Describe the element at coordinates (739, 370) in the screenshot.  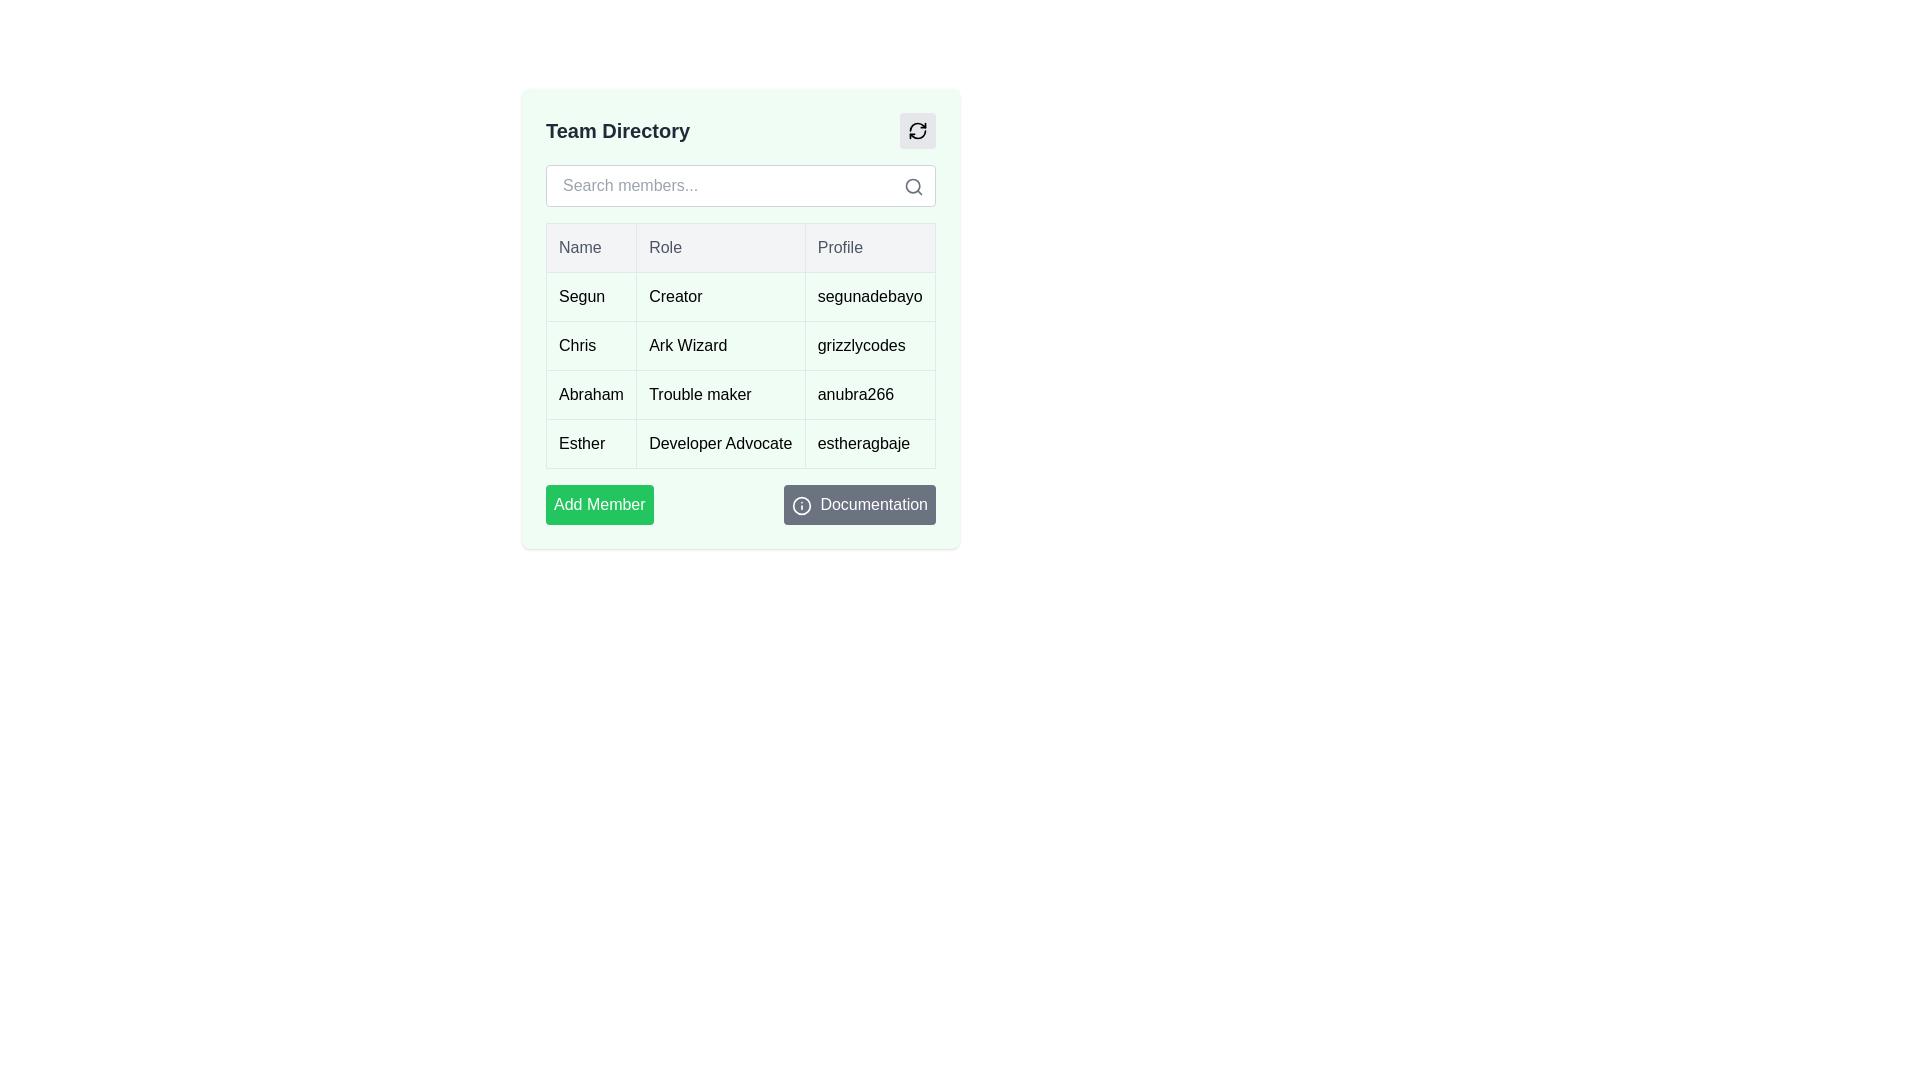
I see `the second table row` at that location.